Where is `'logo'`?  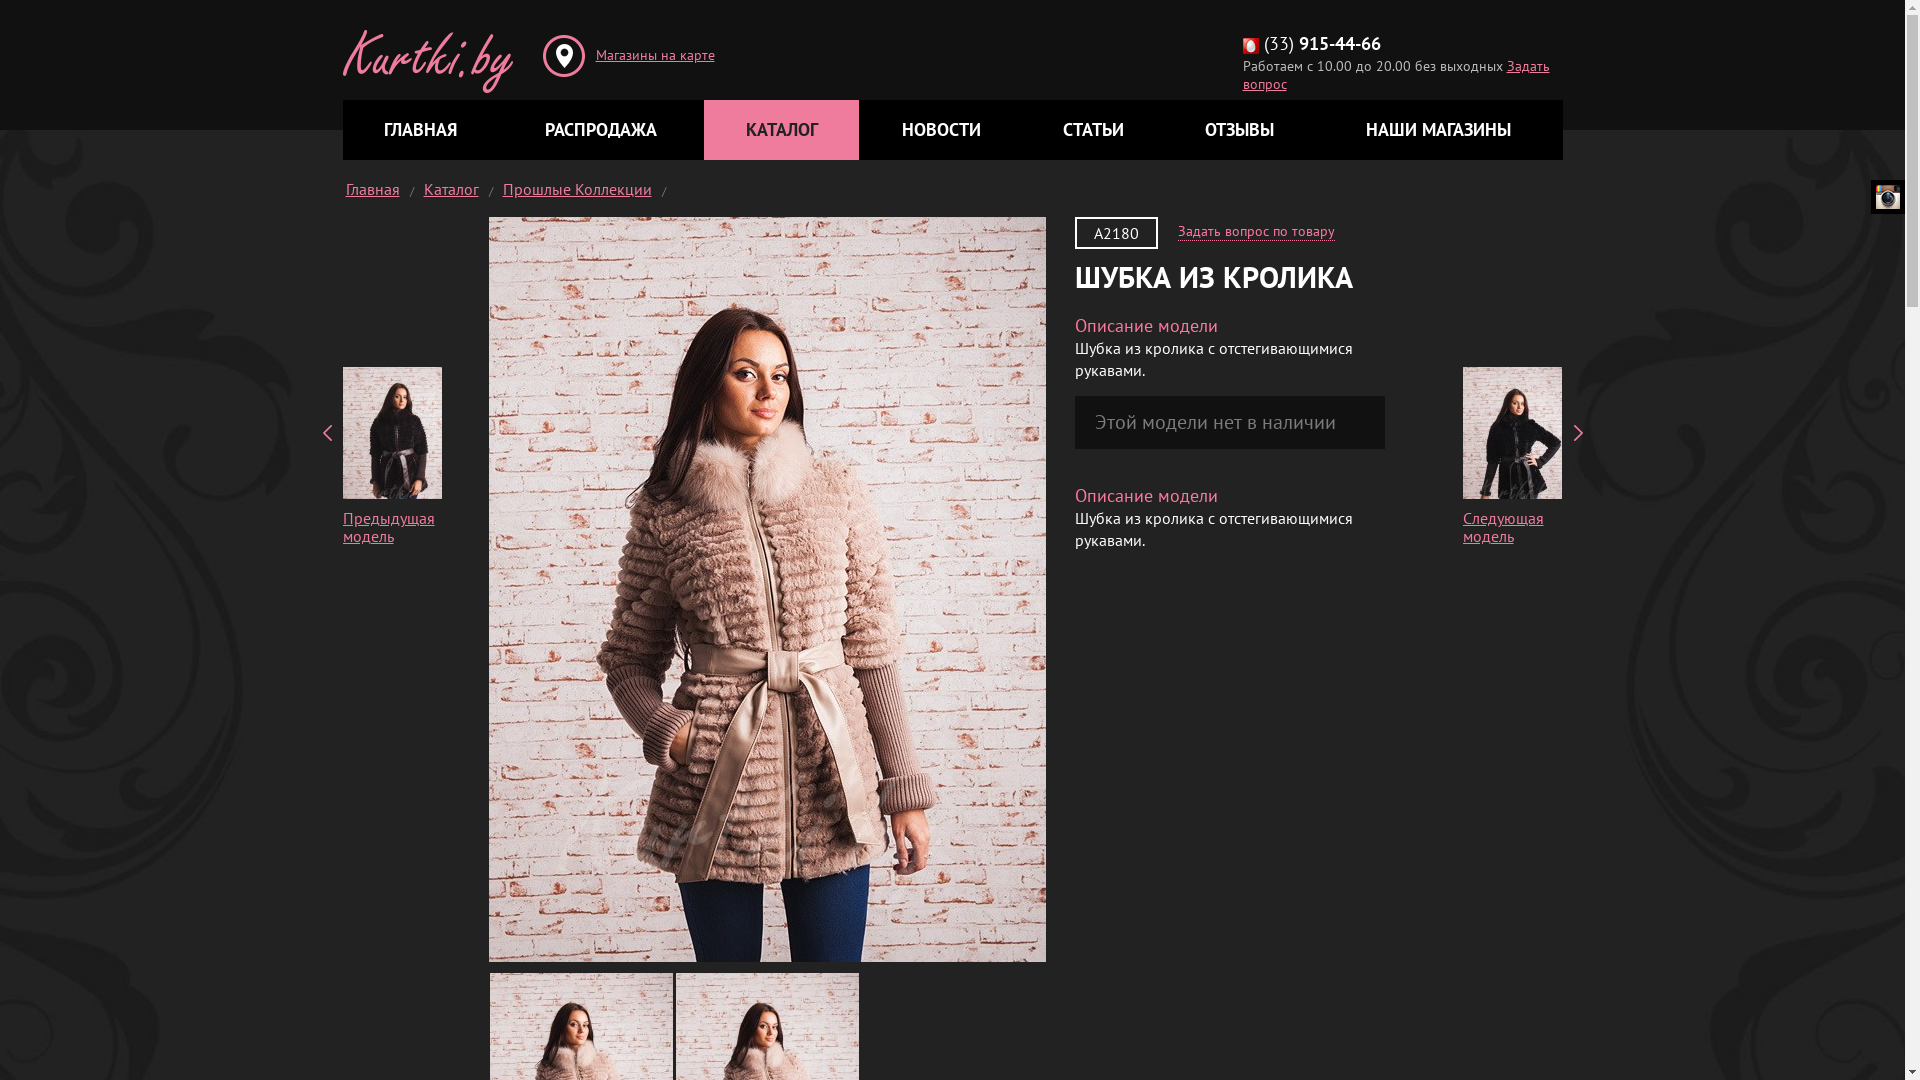 'logo' is located at coordinates (426, 45).